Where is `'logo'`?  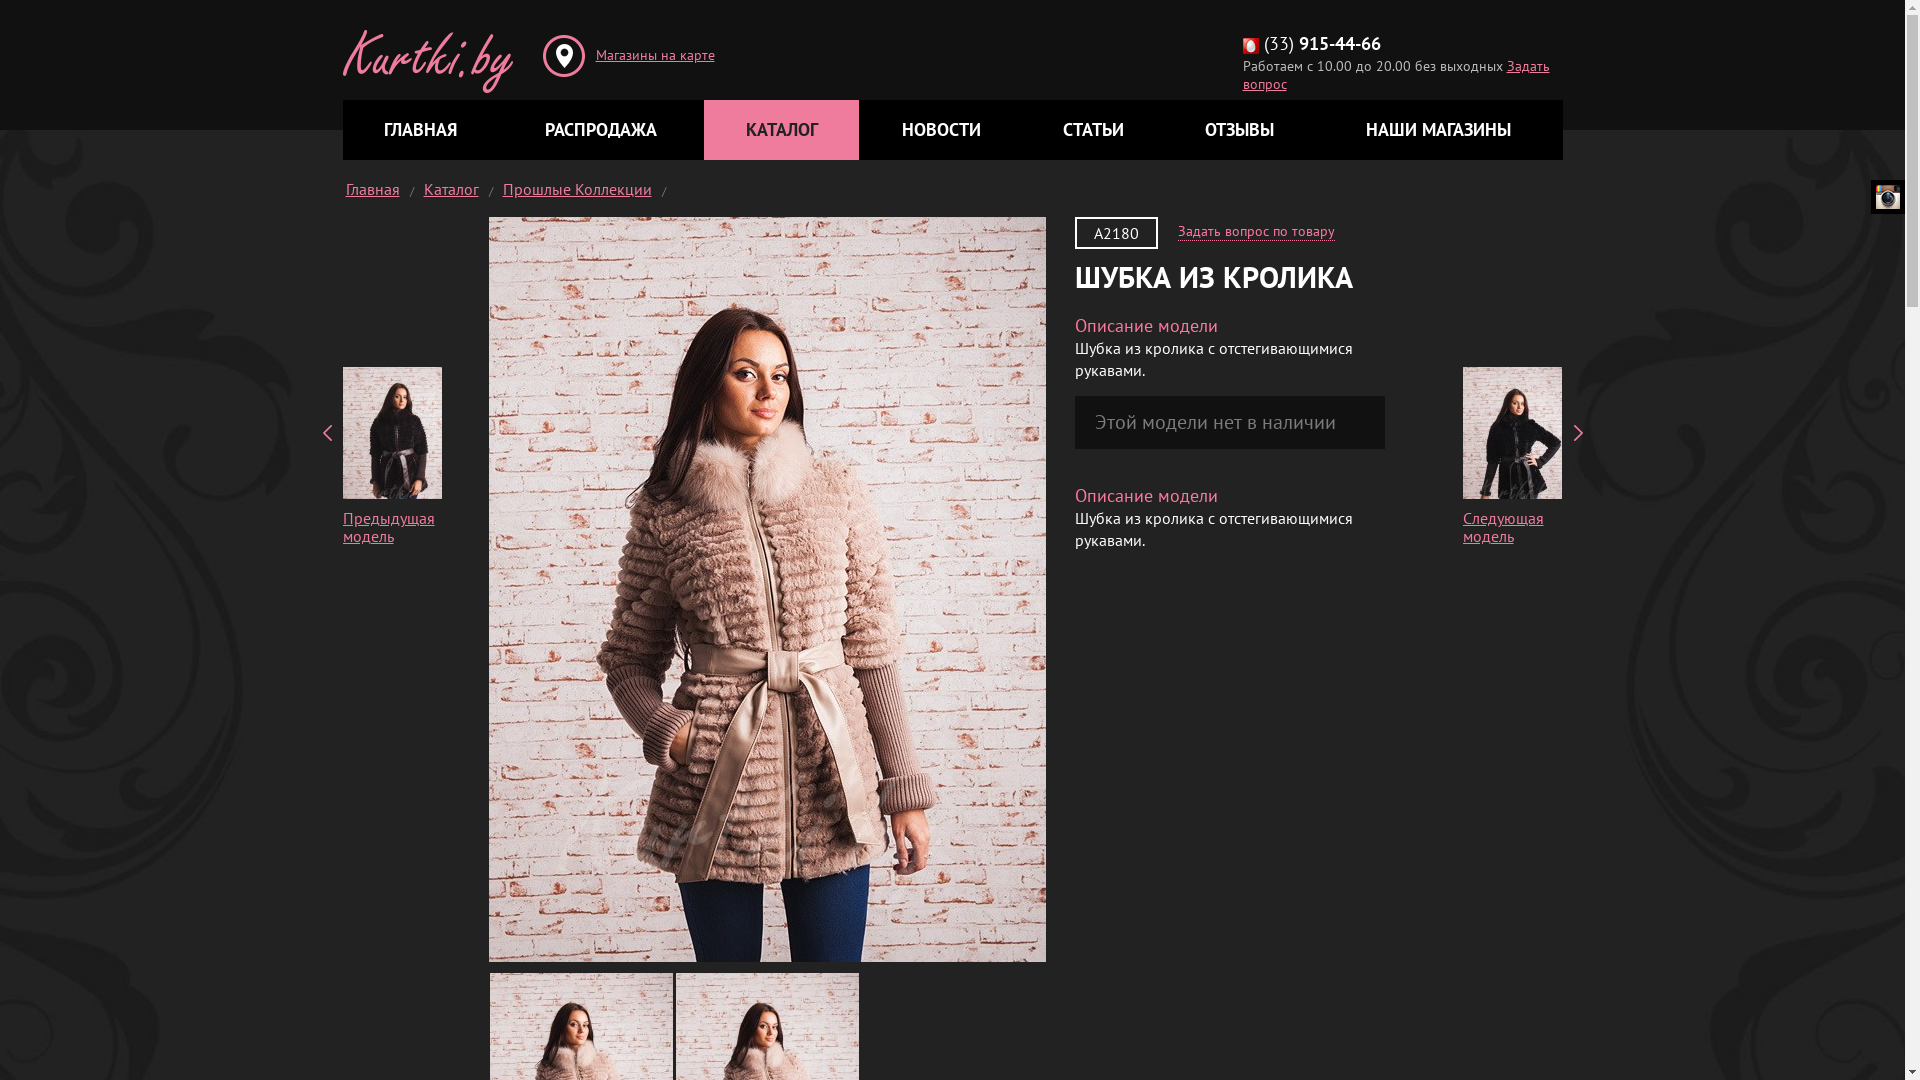 'logo' is located at coordinates (426, 45).